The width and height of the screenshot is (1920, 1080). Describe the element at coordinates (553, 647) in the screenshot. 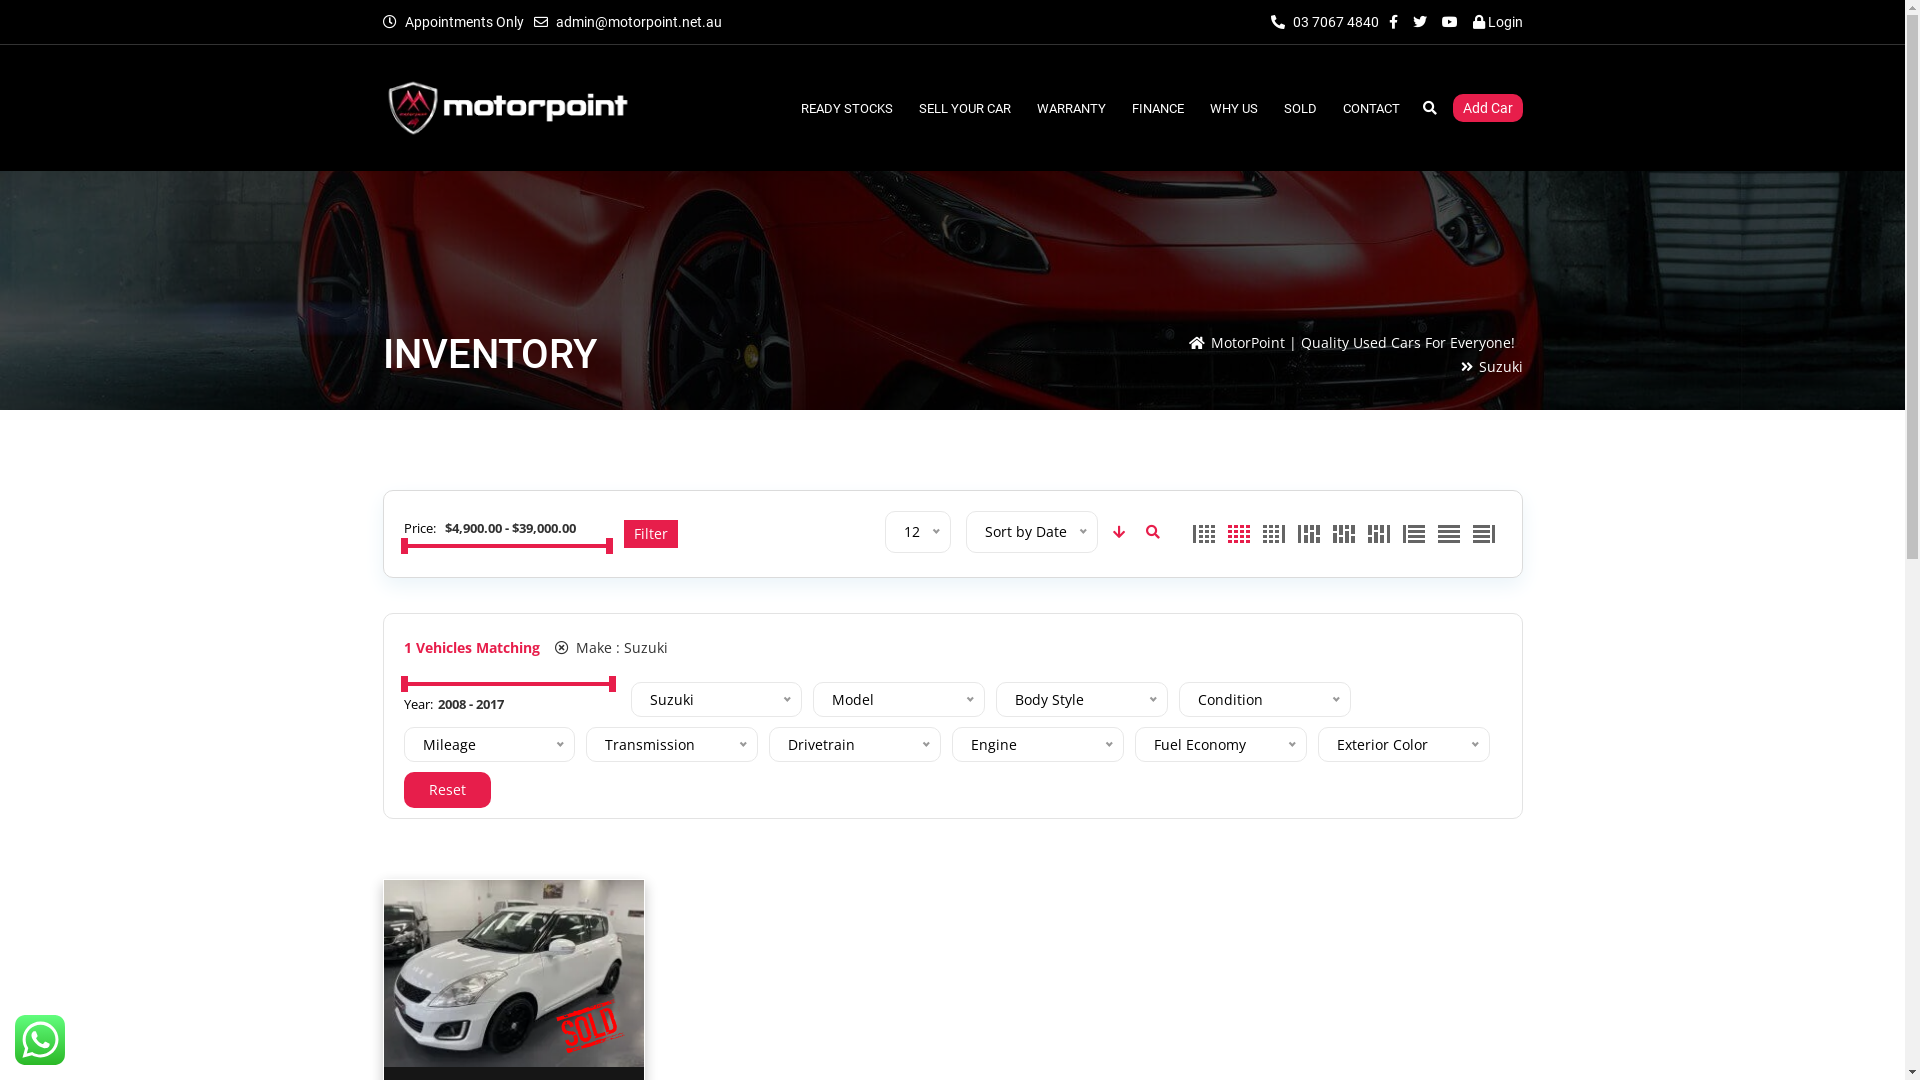

I see `'Make : Suzuki'` at that location.